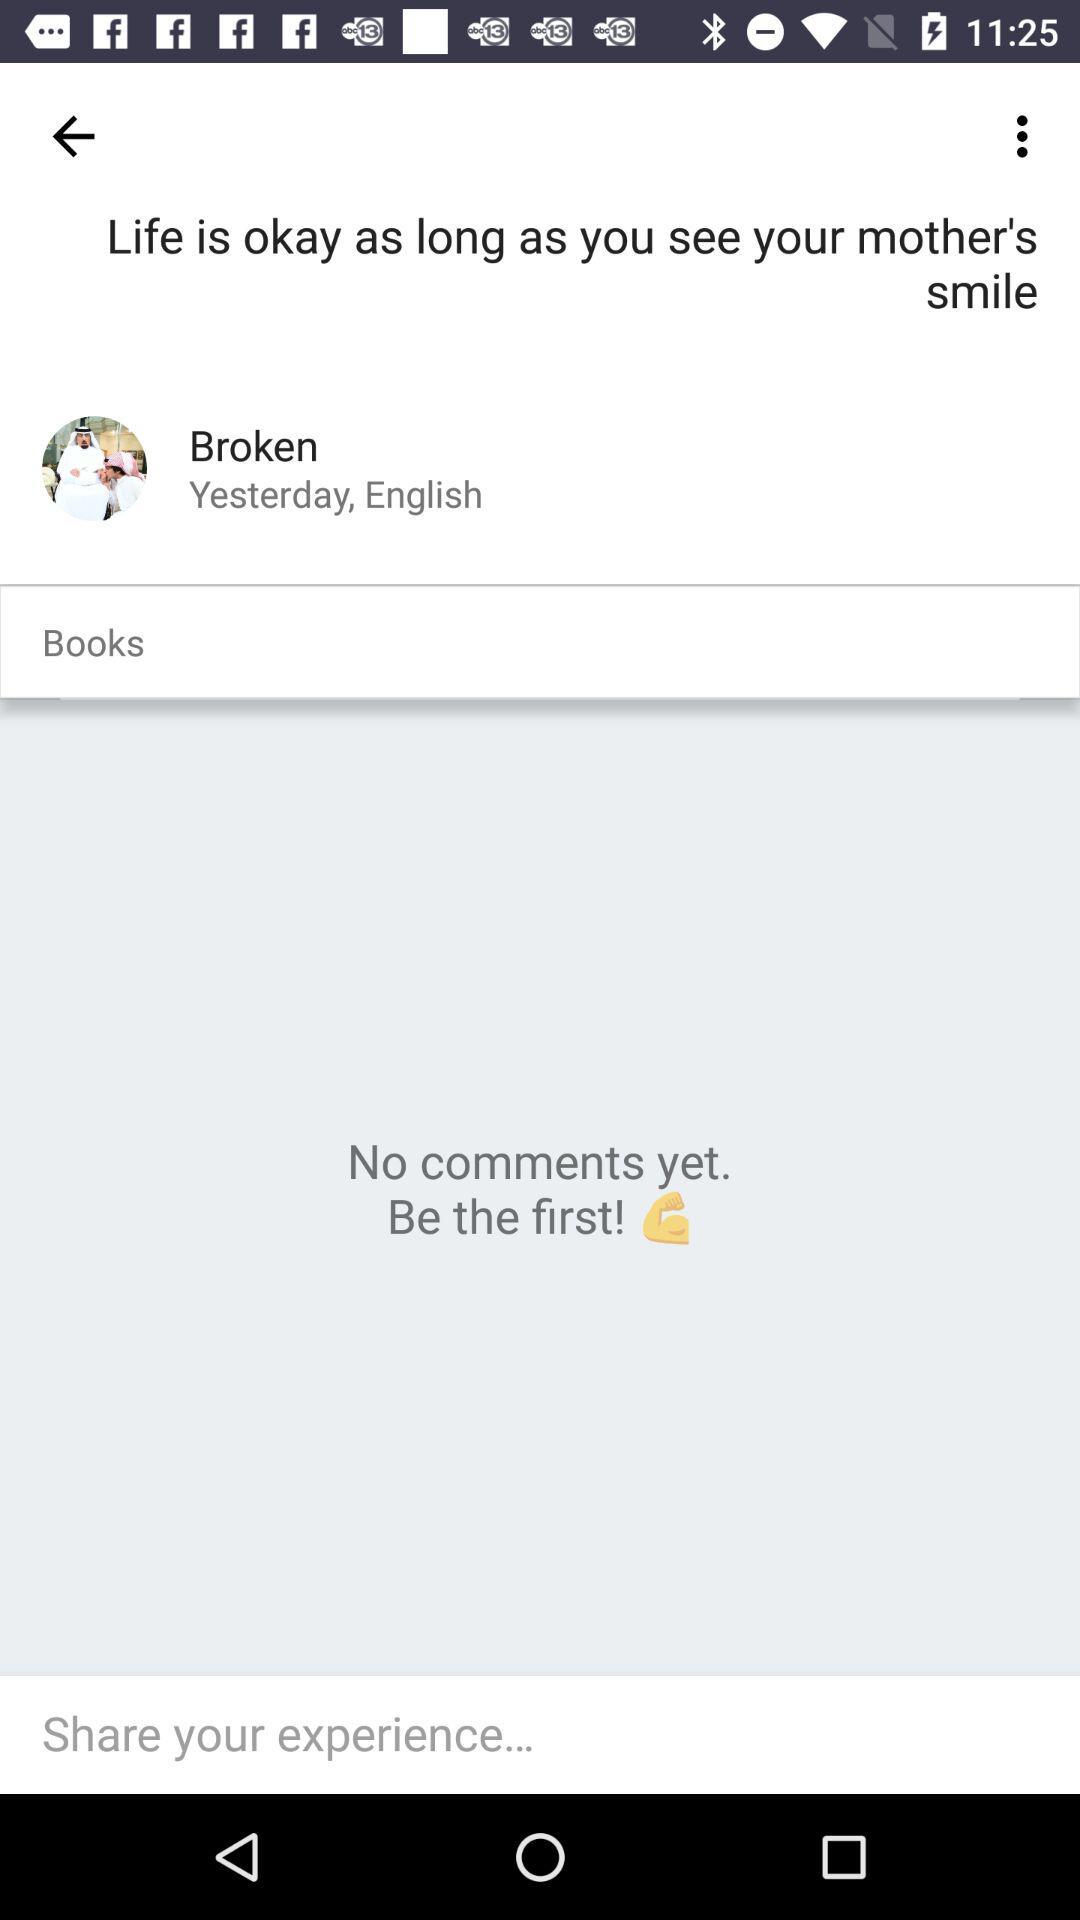 The width and height of the screenshot is (1080, 1920). What do you see at coordinates (1027, 135) in the screenshot?
I see `item above the life is okay` at bounding box center [1027, 135].